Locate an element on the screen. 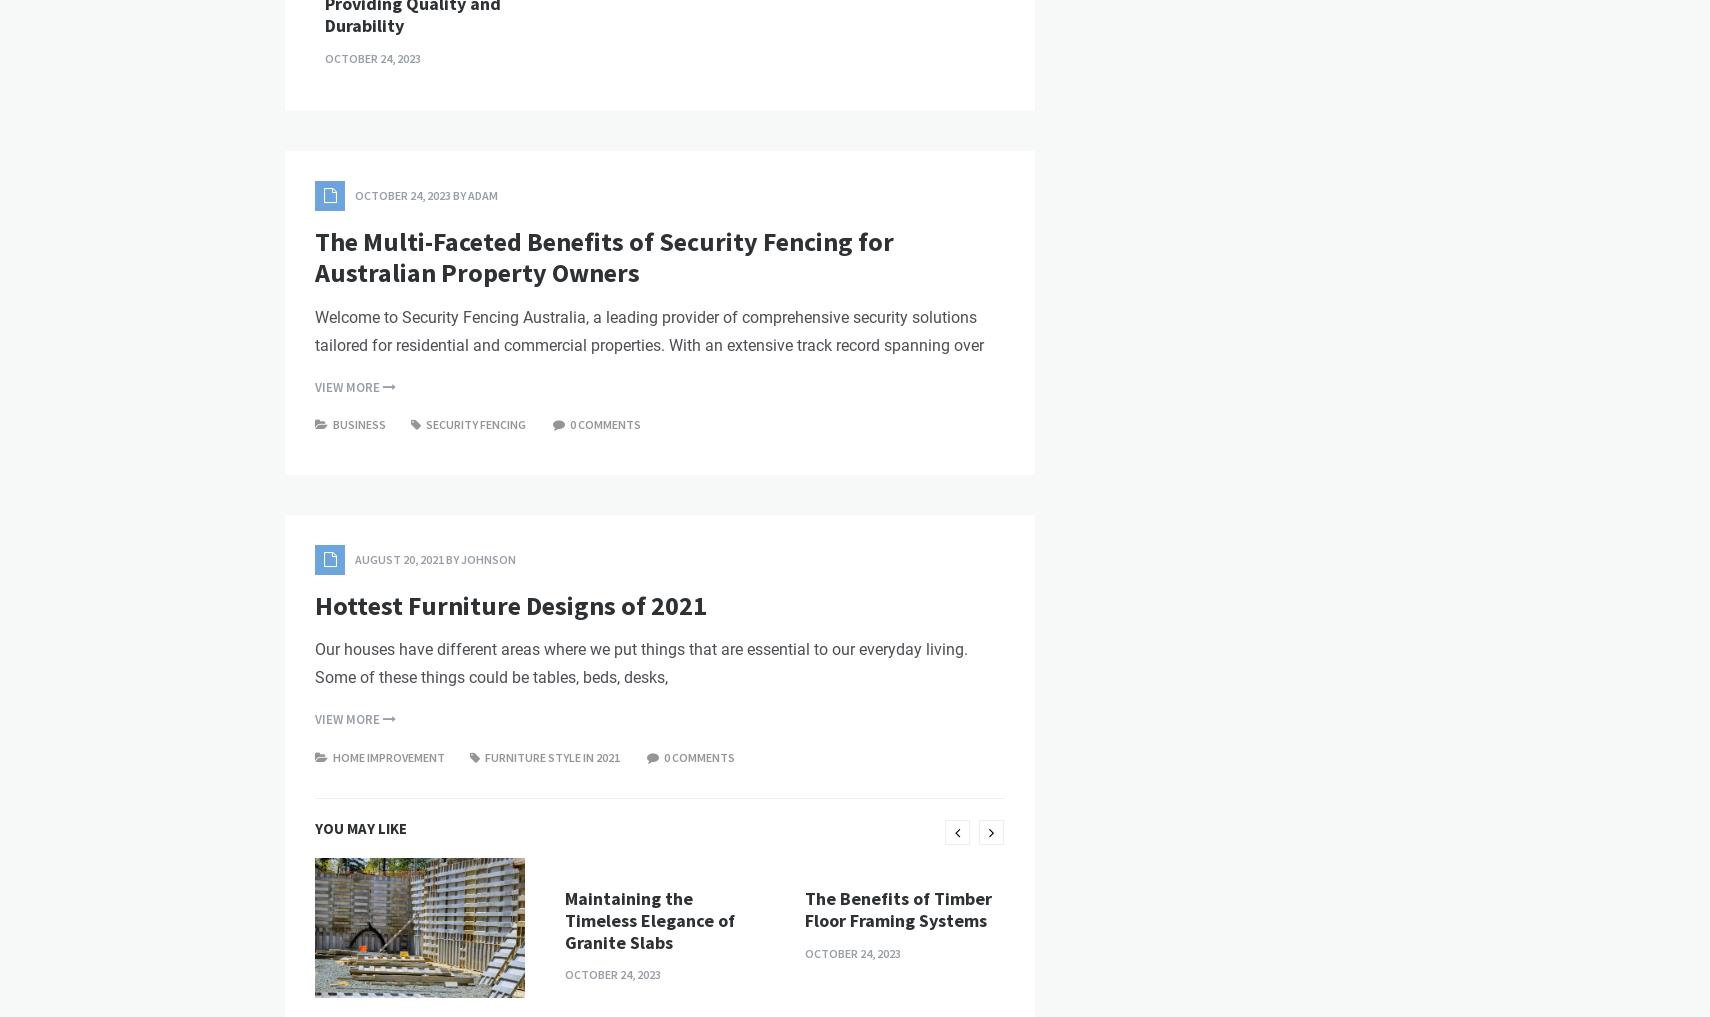  'Adam' is located at coordinates (483, 536).